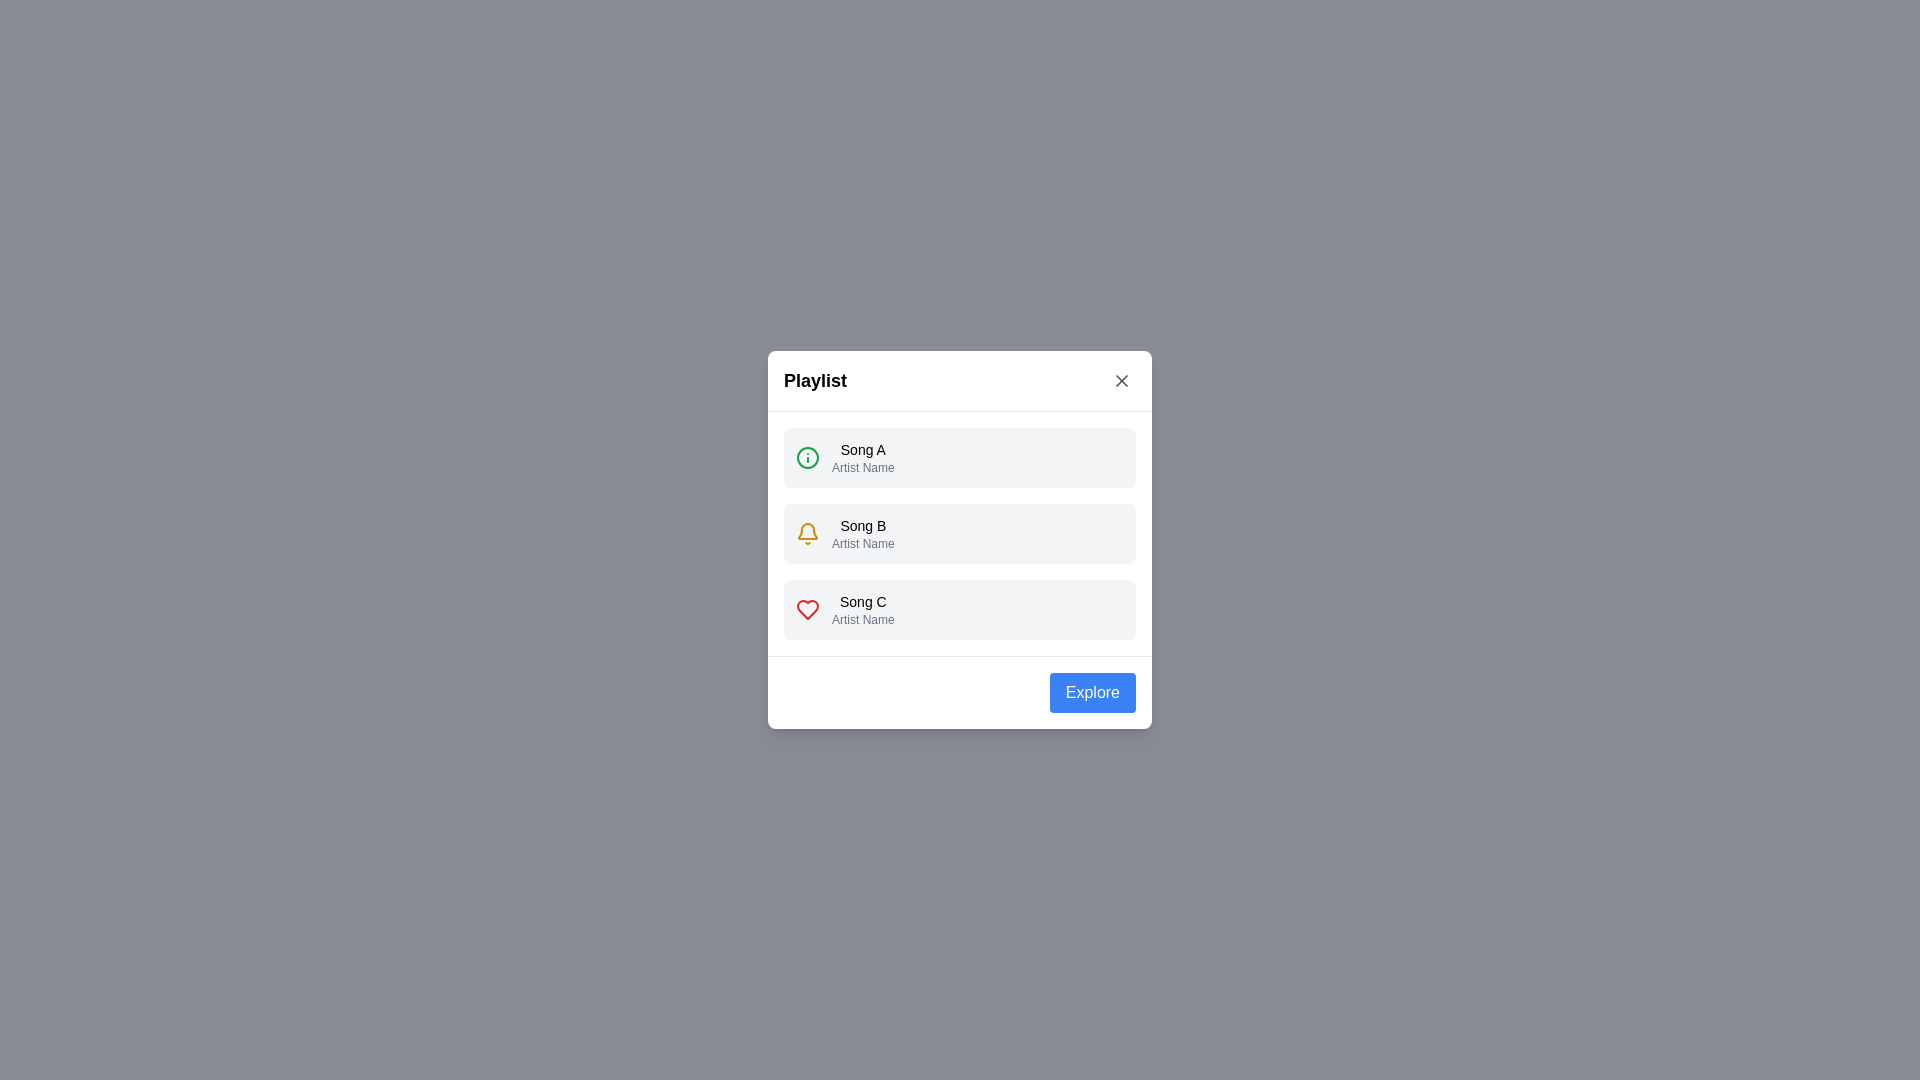 This screenshot has width=1920, height=1080. Describe the element at coordinates (863, 608) in the screenshot. I see `the song display element that shows 'Song C' as the title and 'Artist Name' as the subtitle, which is the third item in the playlist` at that location.